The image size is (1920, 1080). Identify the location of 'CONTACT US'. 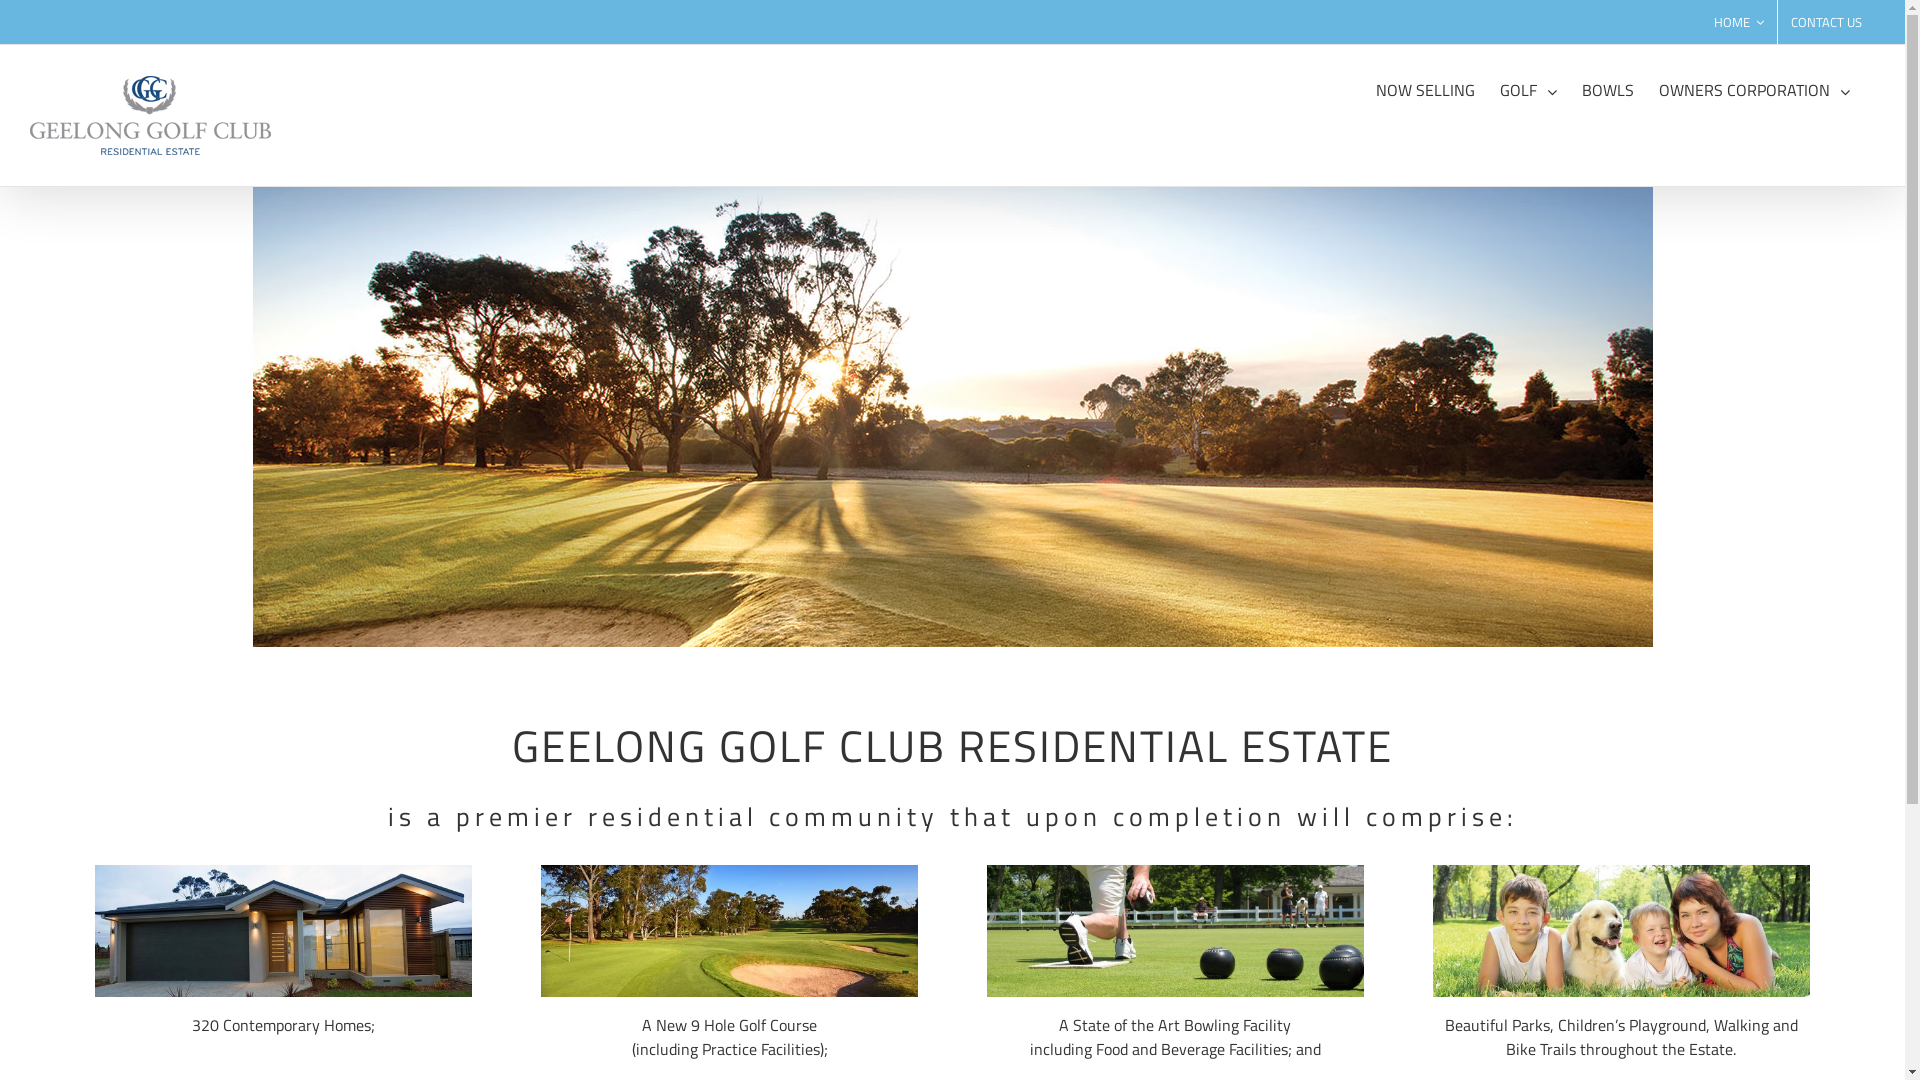
(1777, 22).